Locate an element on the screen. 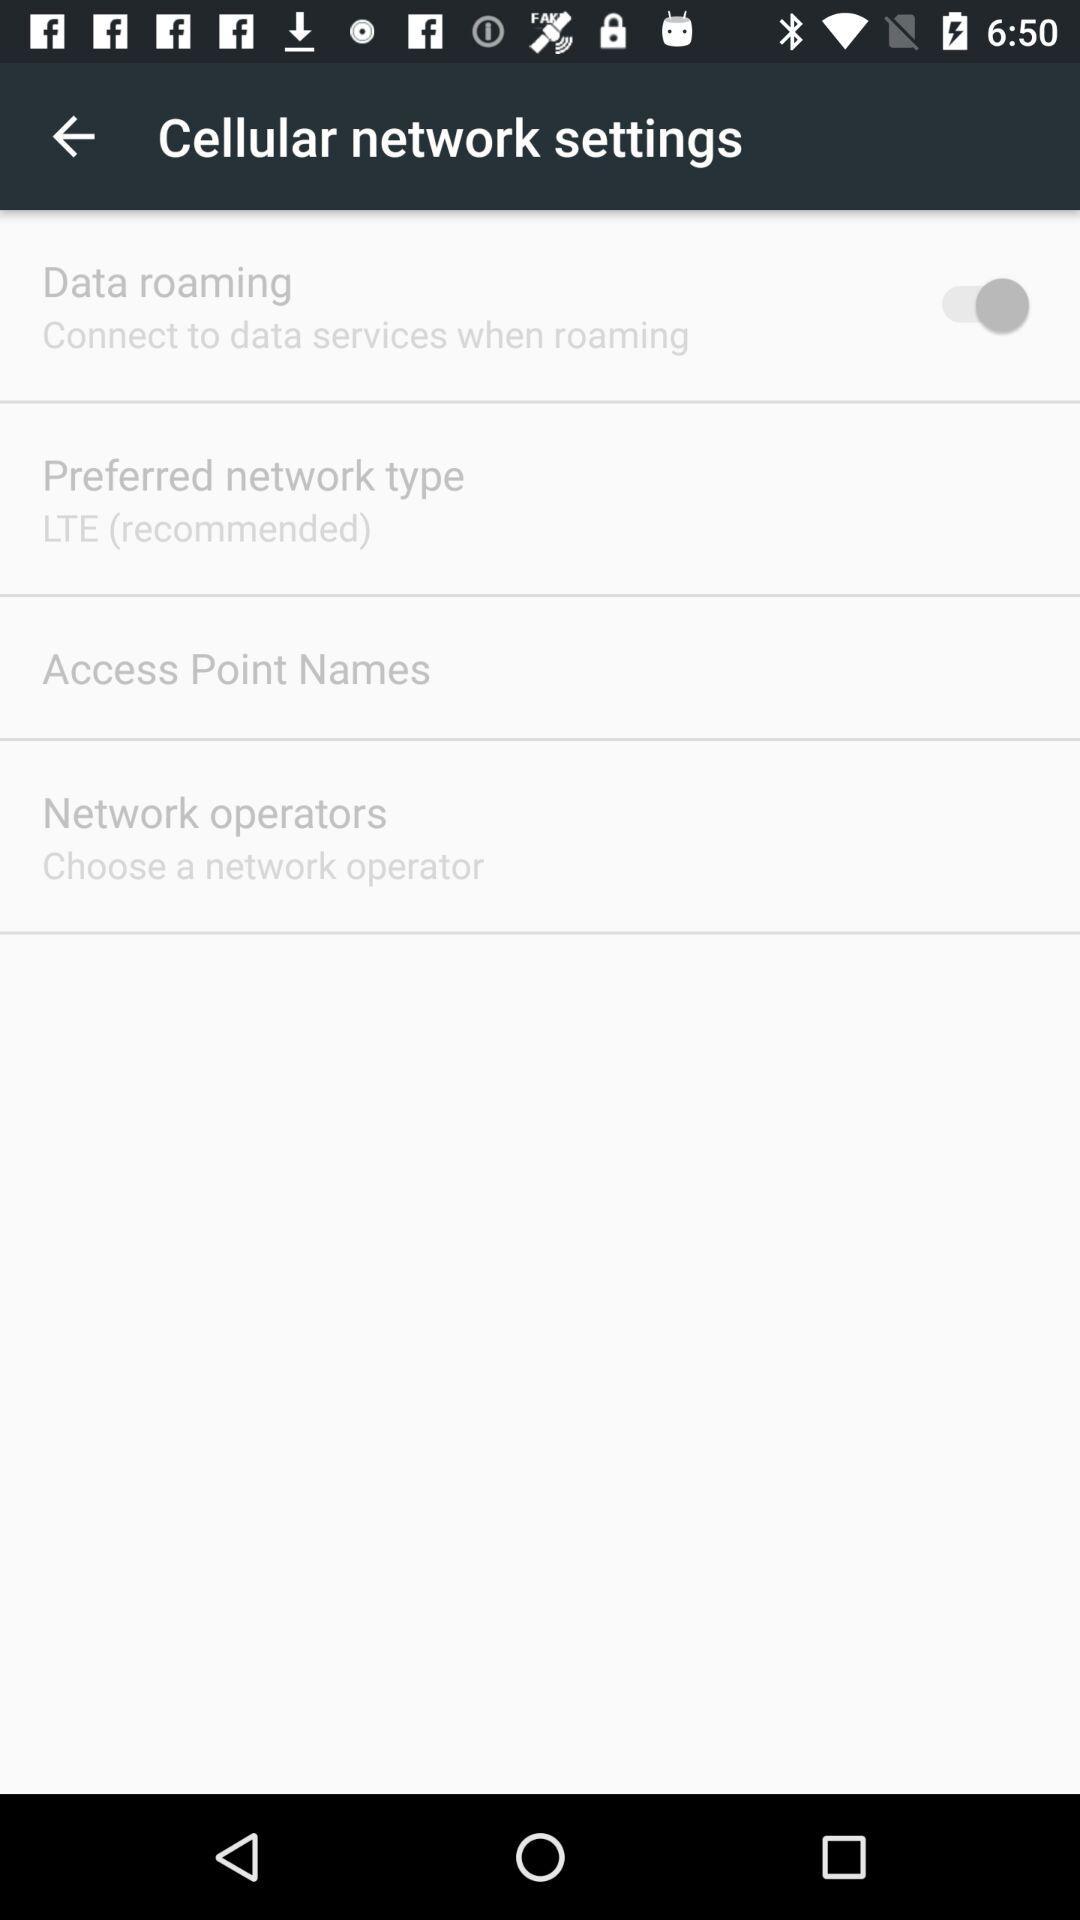  icon below the lte (recommended) app is located at coordinates (235, 667).